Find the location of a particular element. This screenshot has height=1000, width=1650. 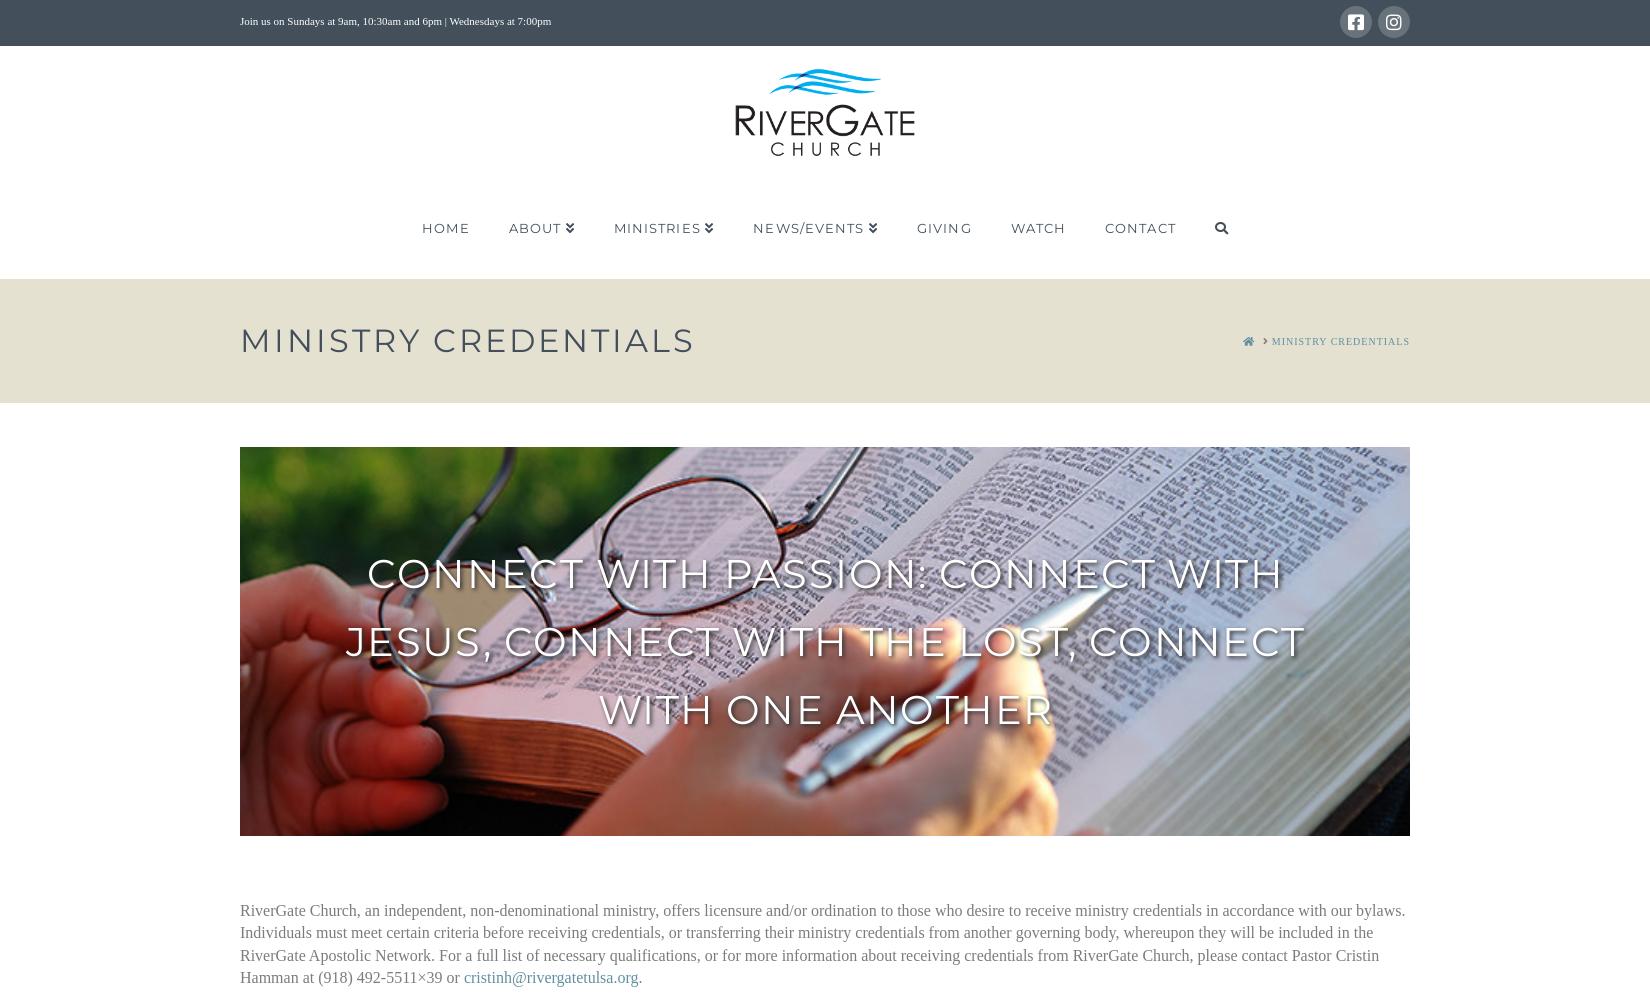

'.' is located at coordinates (639, 976).